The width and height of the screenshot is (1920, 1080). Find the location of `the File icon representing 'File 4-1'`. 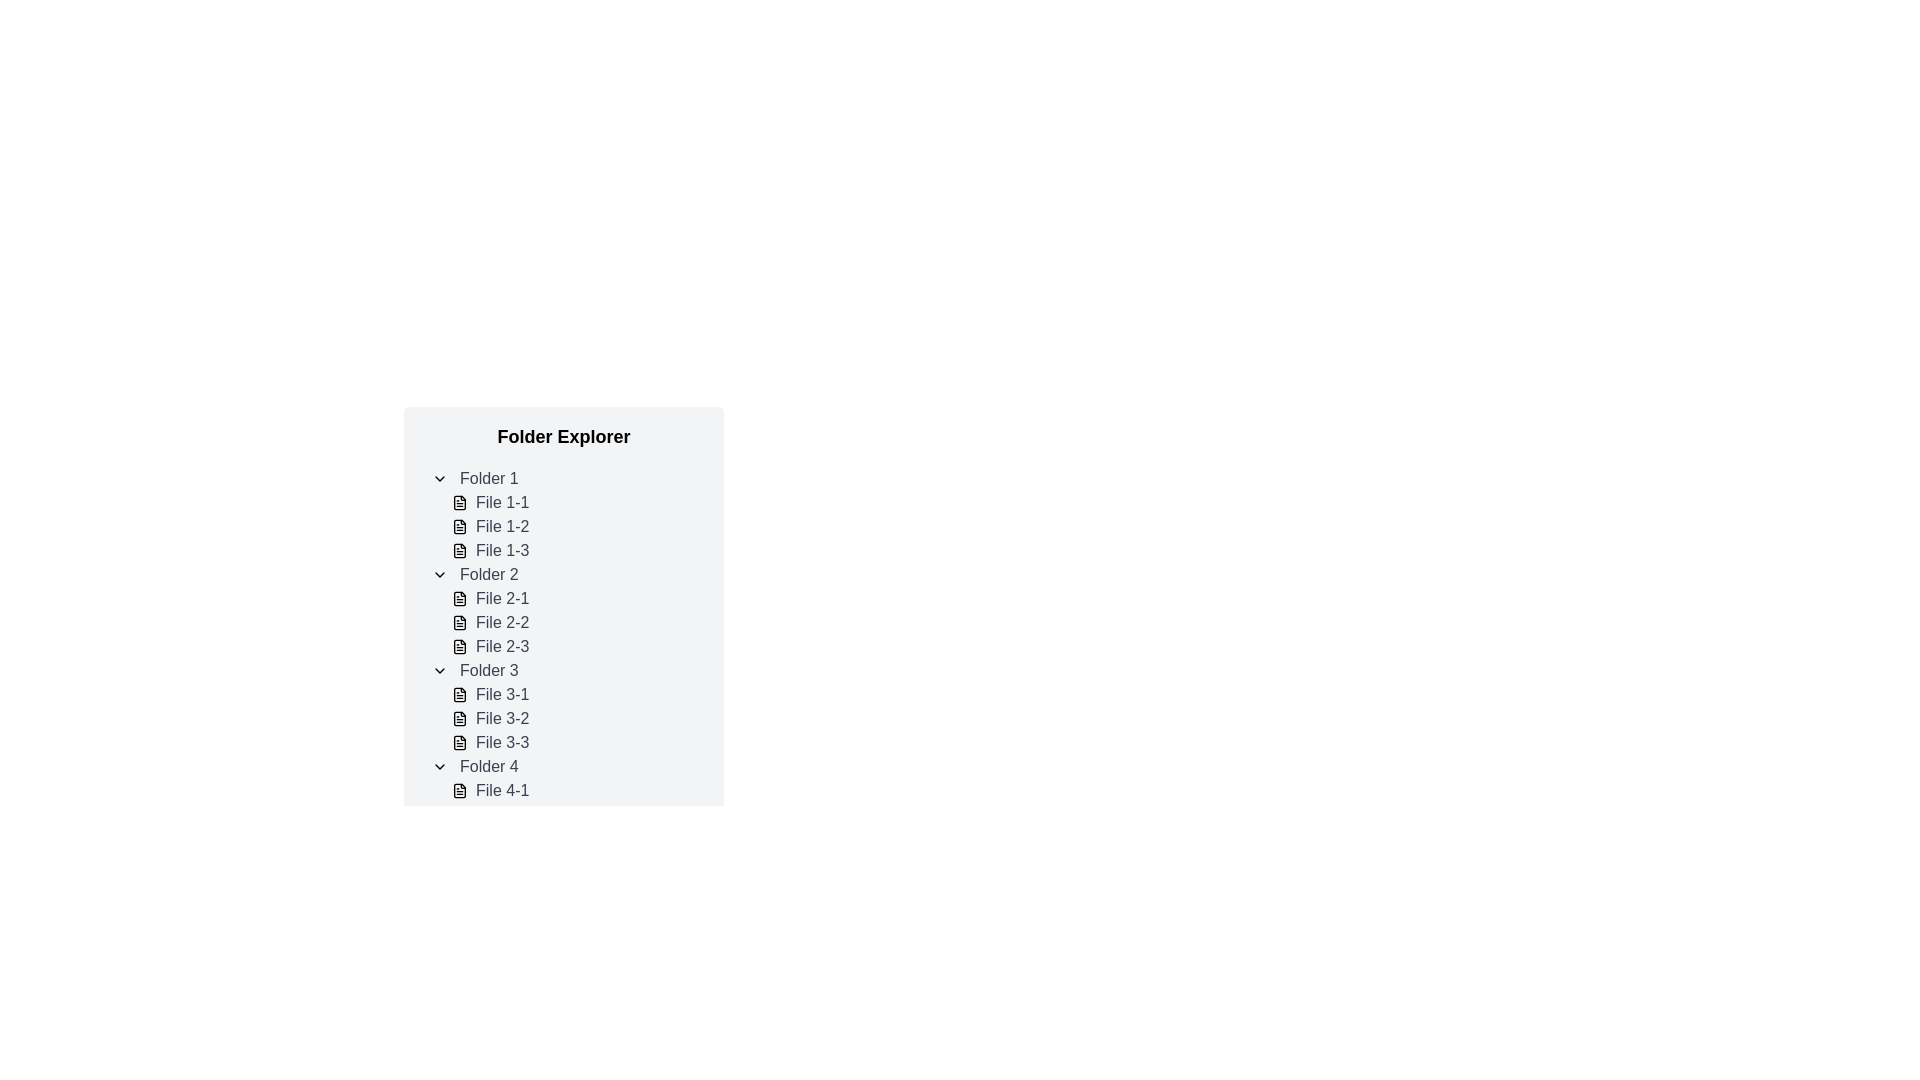

the File icon representing 'File 4-1' is located at coordinates (459, 789).